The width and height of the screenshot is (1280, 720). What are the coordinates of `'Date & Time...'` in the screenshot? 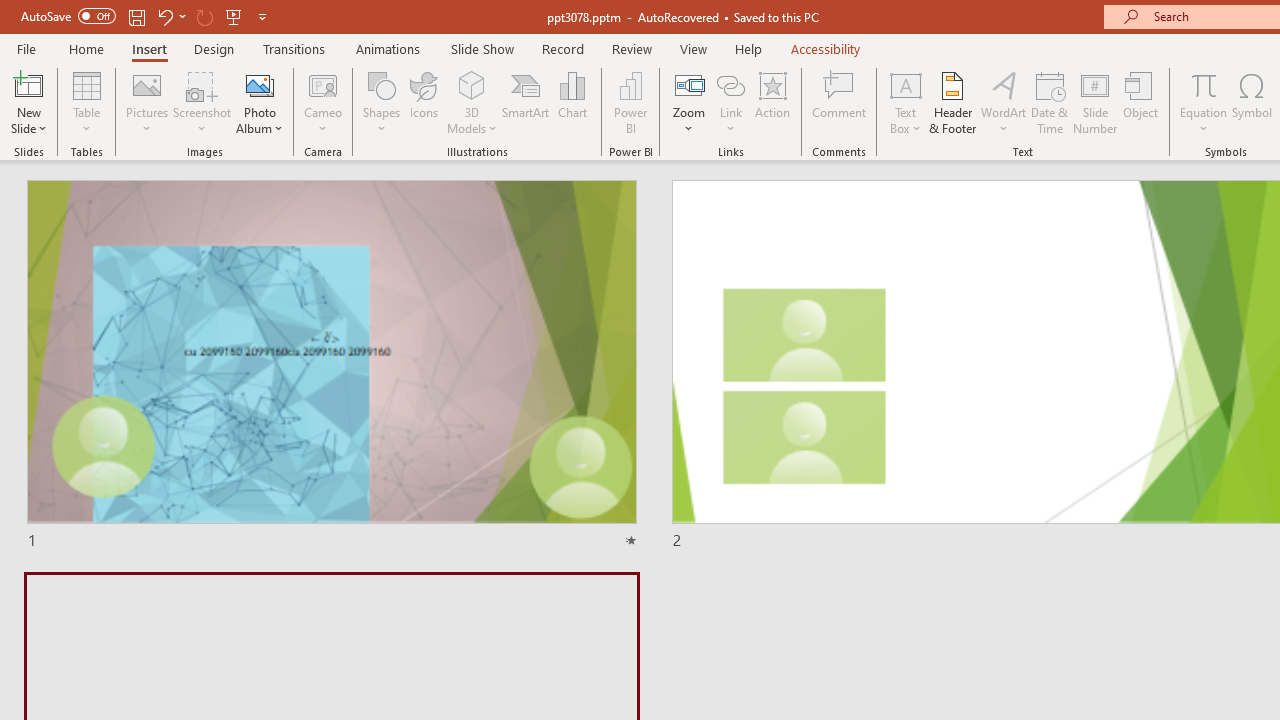 It's located at (1049, 103).